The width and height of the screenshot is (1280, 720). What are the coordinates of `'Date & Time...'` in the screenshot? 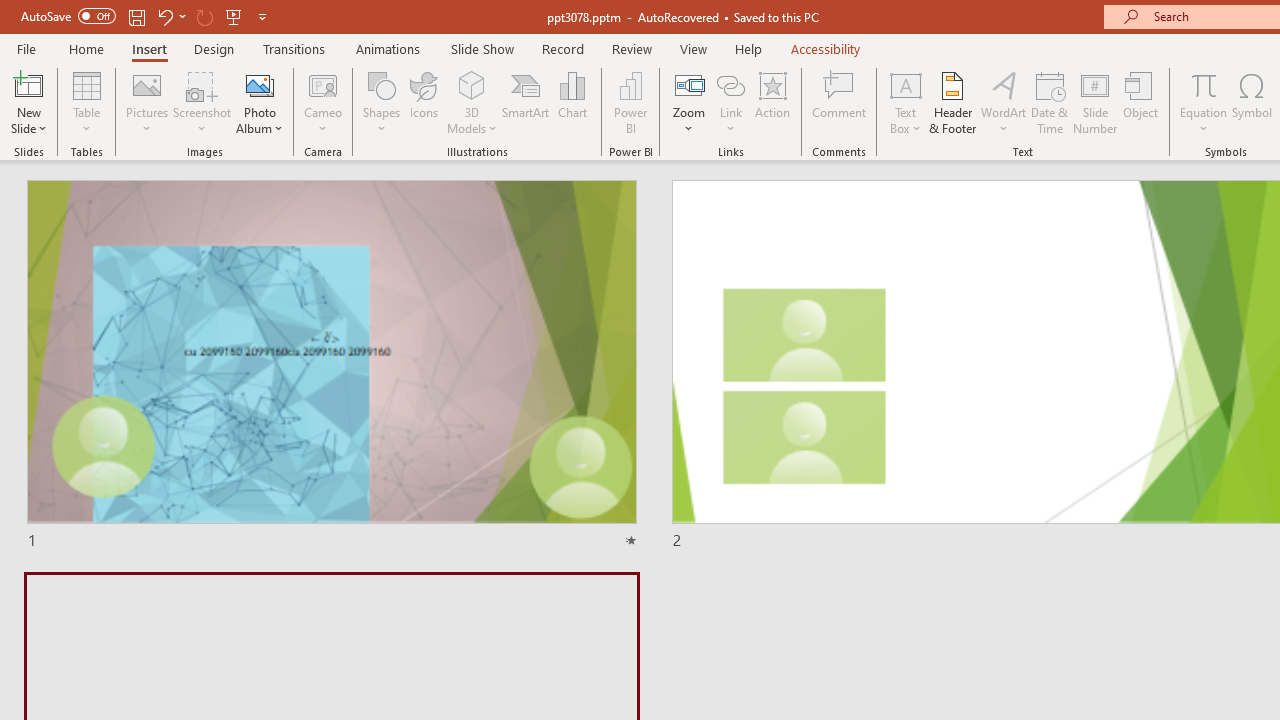 It's located at (1049, 103).